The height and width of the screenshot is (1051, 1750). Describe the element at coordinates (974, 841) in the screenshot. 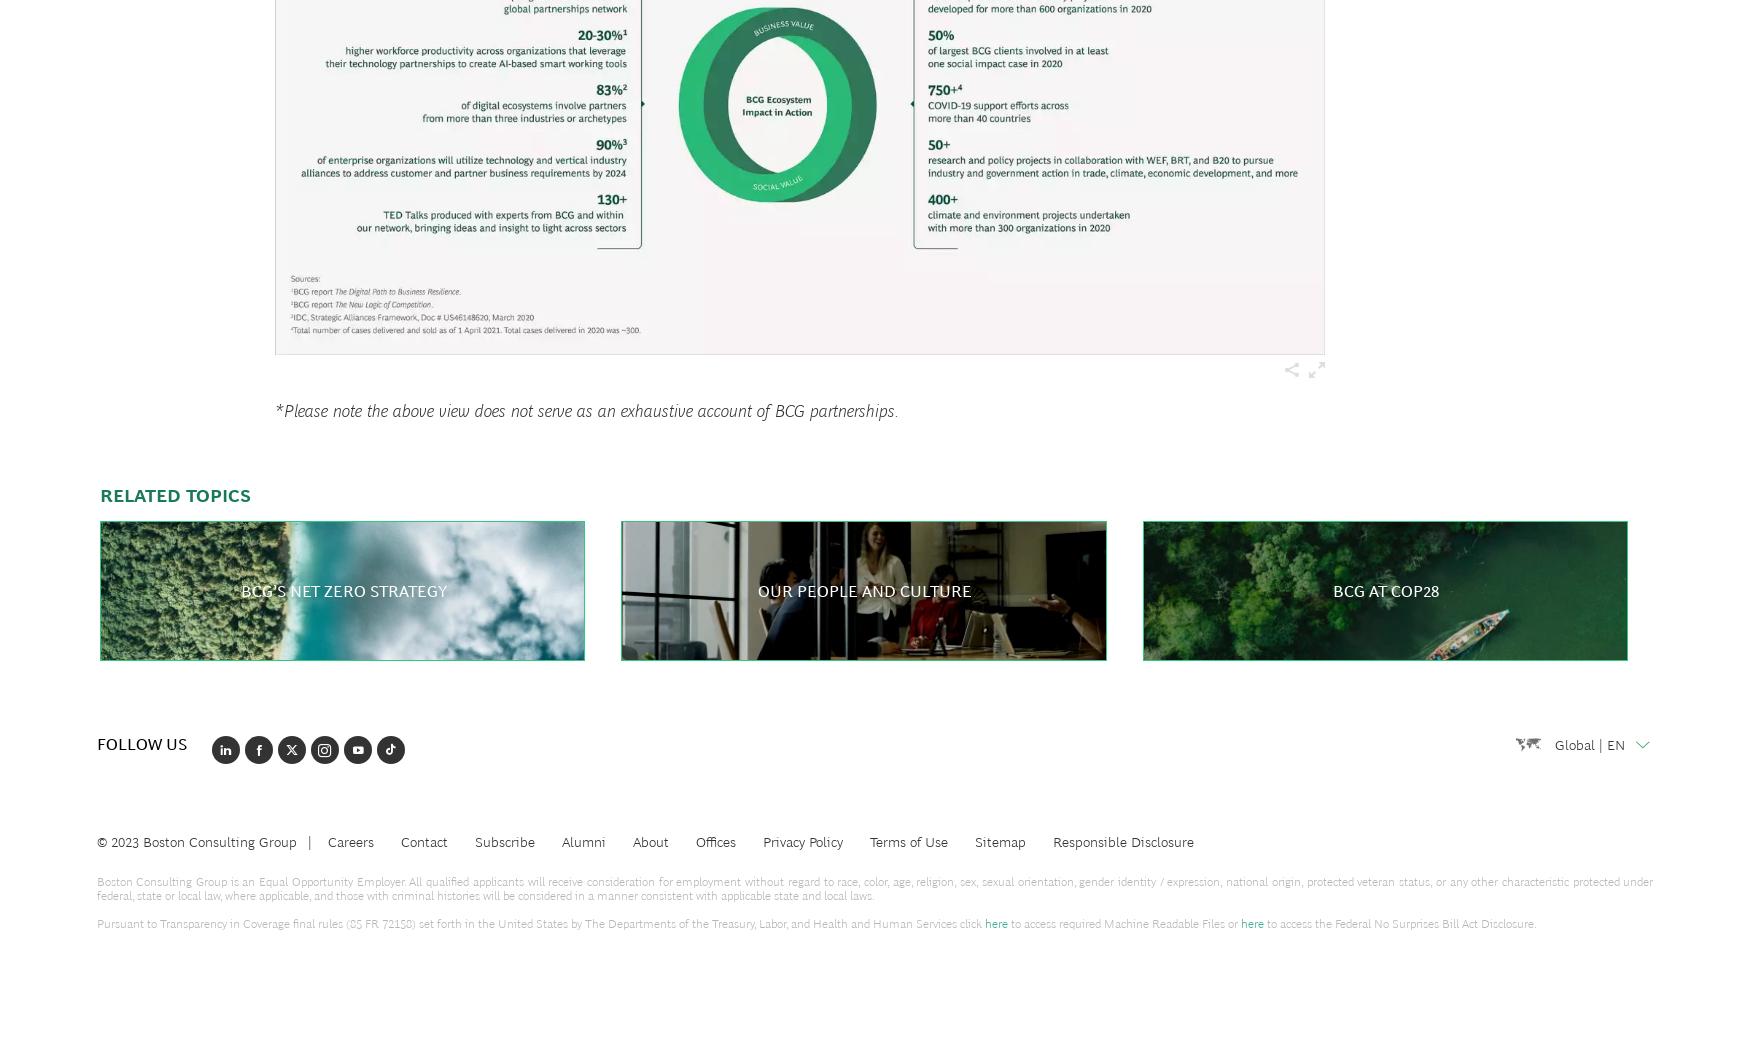

I see `'Sitemap'` at that location.